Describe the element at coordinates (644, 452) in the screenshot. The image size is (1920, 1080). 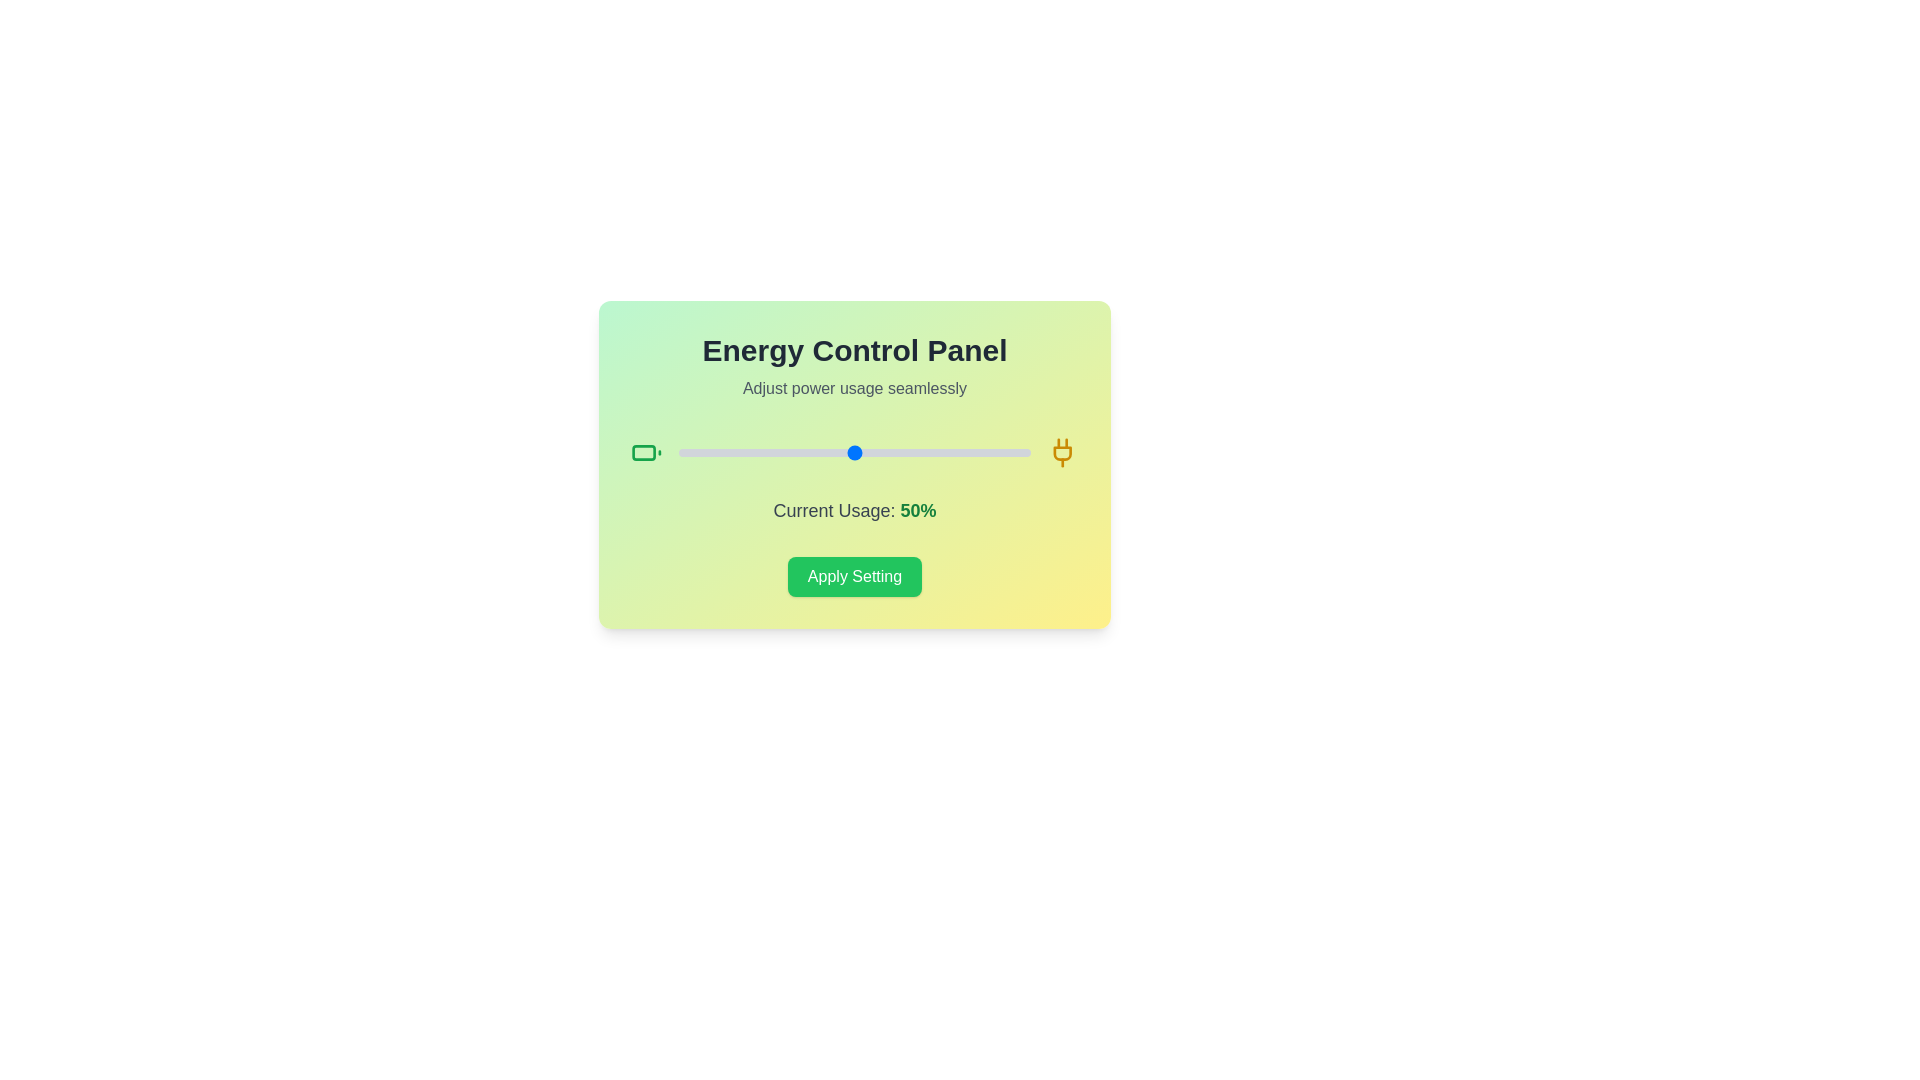
I see `the rectangular shape that is part of the battery icon, which is centrally located within the main body of the battery icon in the Energy Control Panel` at that location.